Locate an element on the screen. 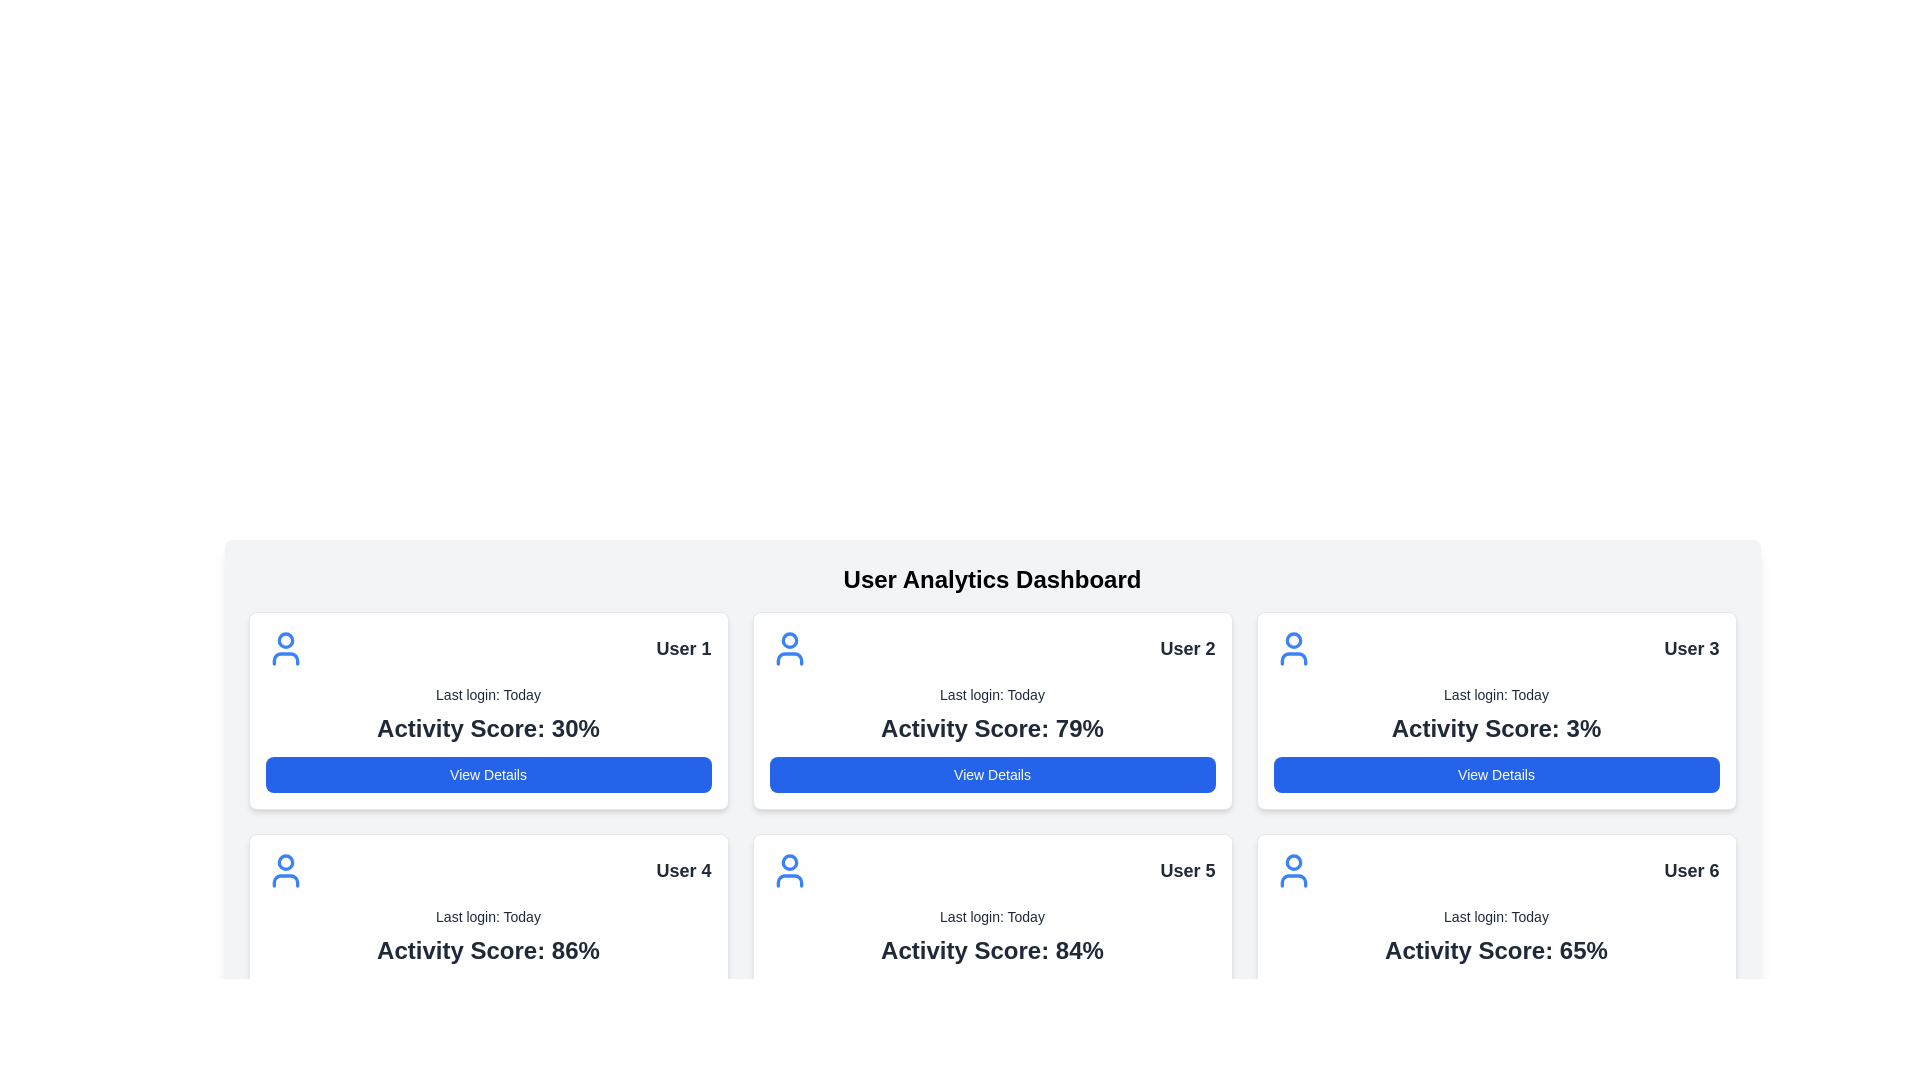 Image resolution: width=1920 pixels, height=1080 pixels. the upper circular part of the user profile icon located in the first column and second row of the dashboard layout is located at coordinates (788, 861).